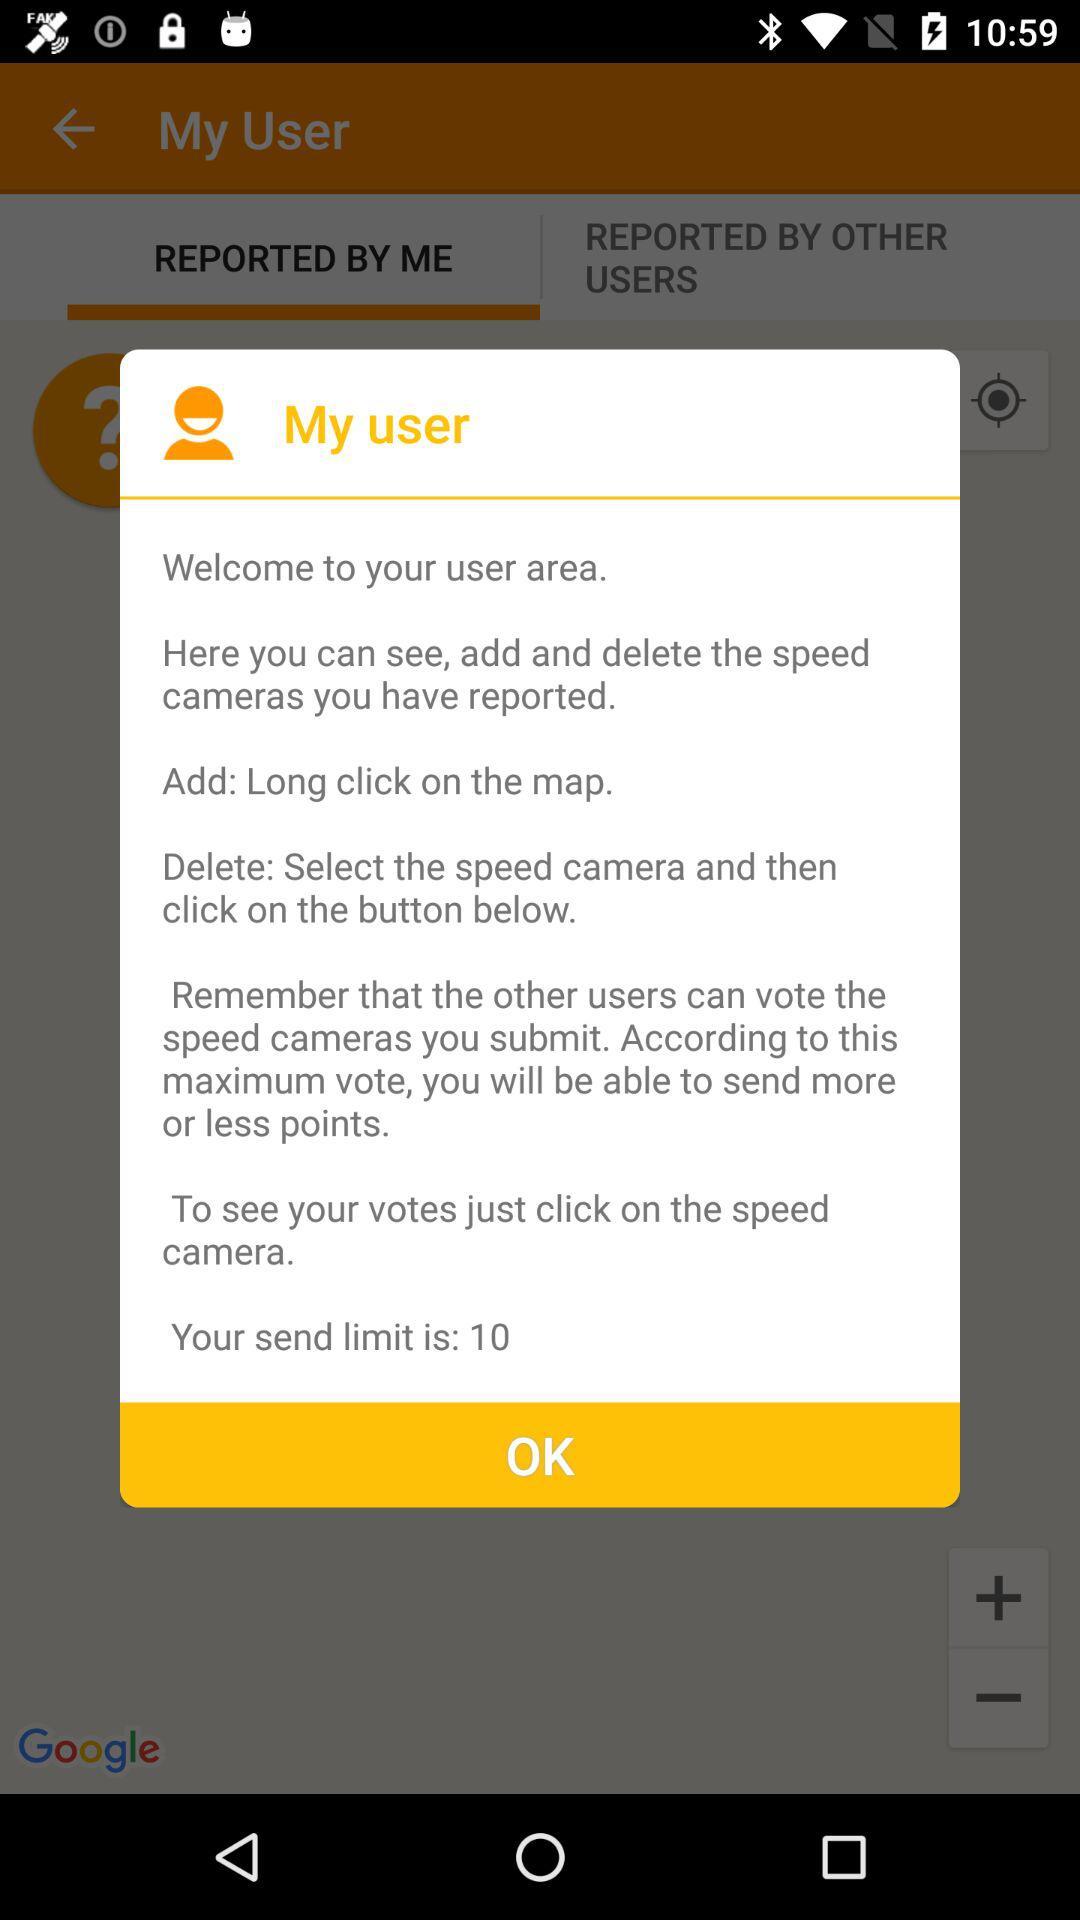 This screenshot has height=1920, width=1080. I want to click on the ok, so click(540, 1454).